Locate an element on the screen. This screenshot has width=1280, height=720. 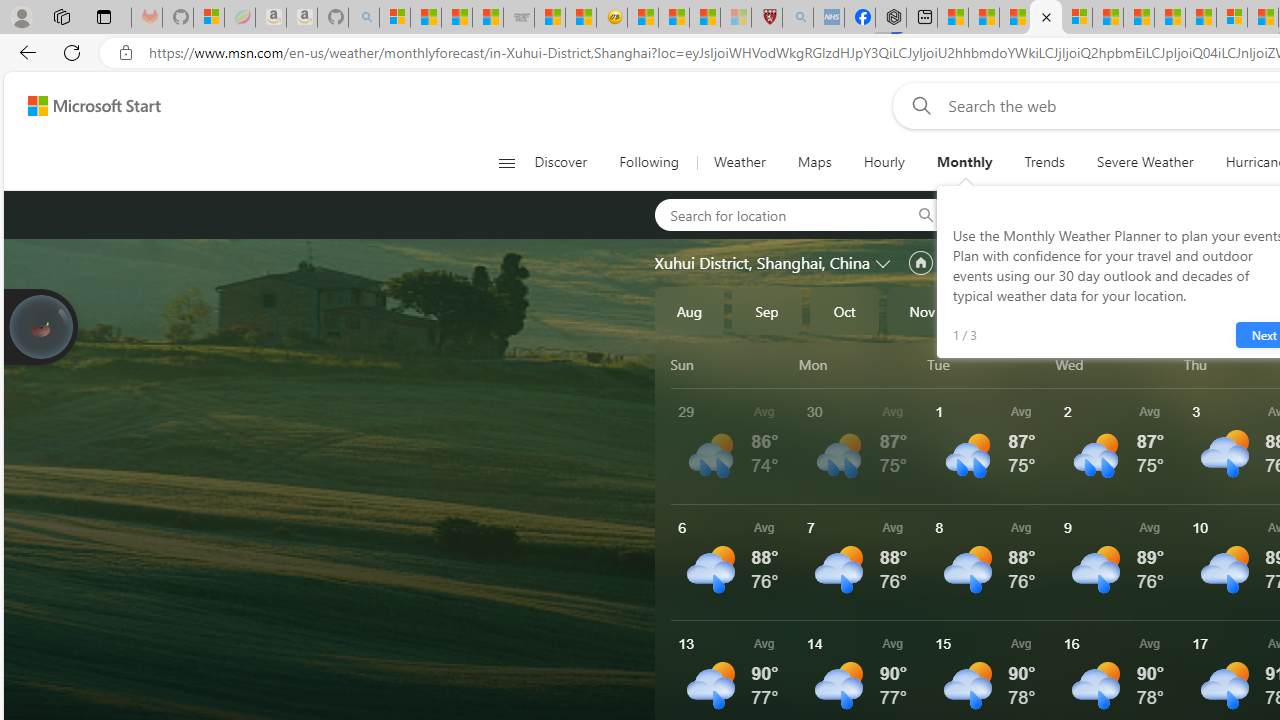
'Microsoft-Report a Concern to Bing' is located at coordinates (209, 17).